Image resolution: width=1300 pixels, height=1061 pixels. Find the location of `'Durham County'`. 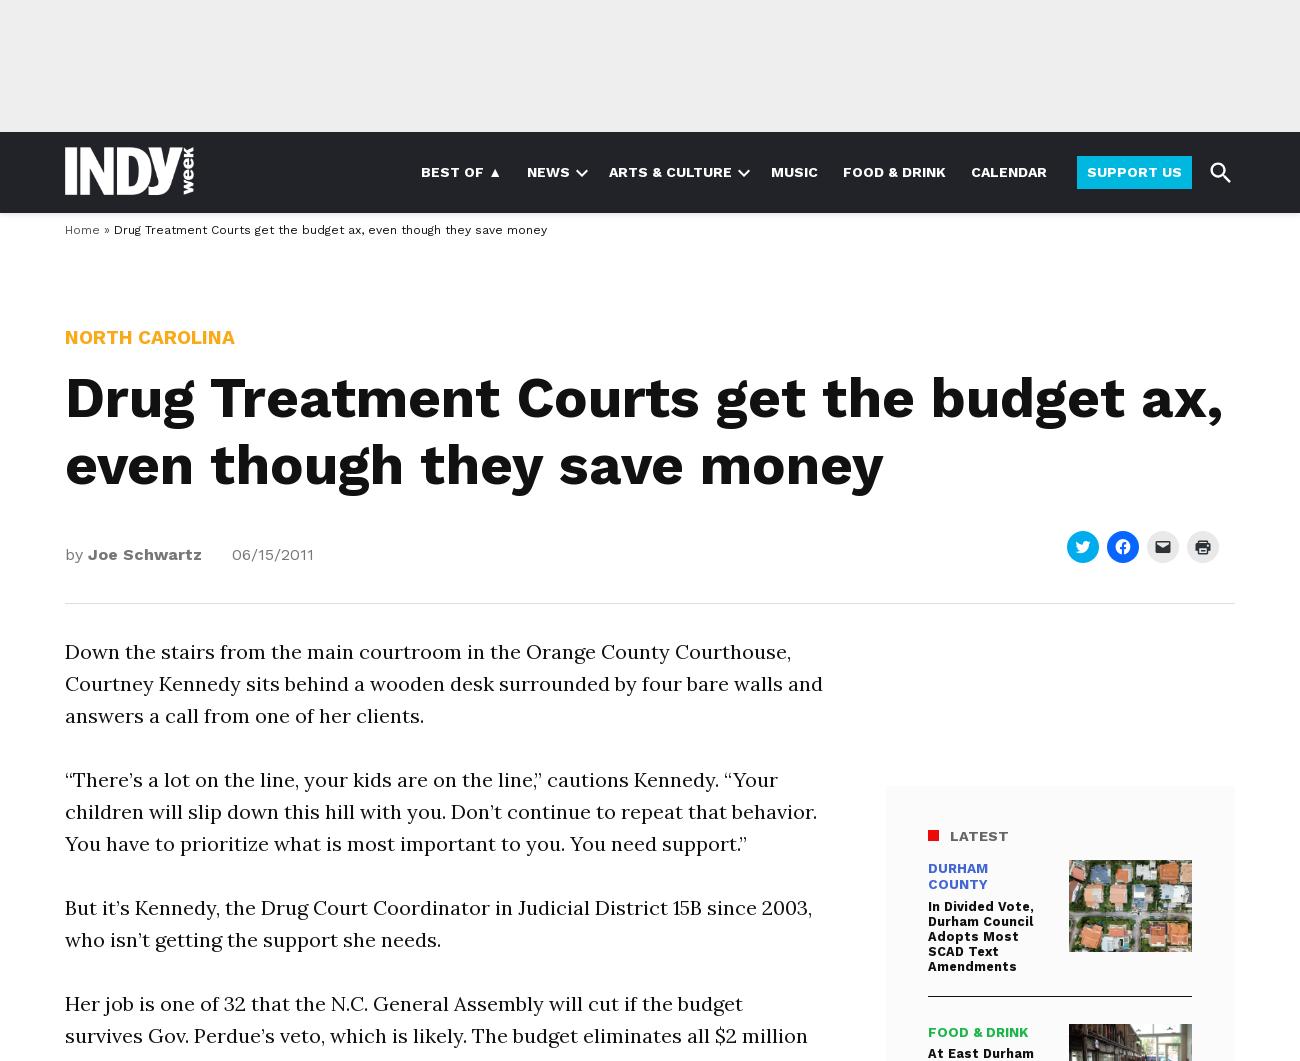

'Durham County' is located at coordinates (927, 875).